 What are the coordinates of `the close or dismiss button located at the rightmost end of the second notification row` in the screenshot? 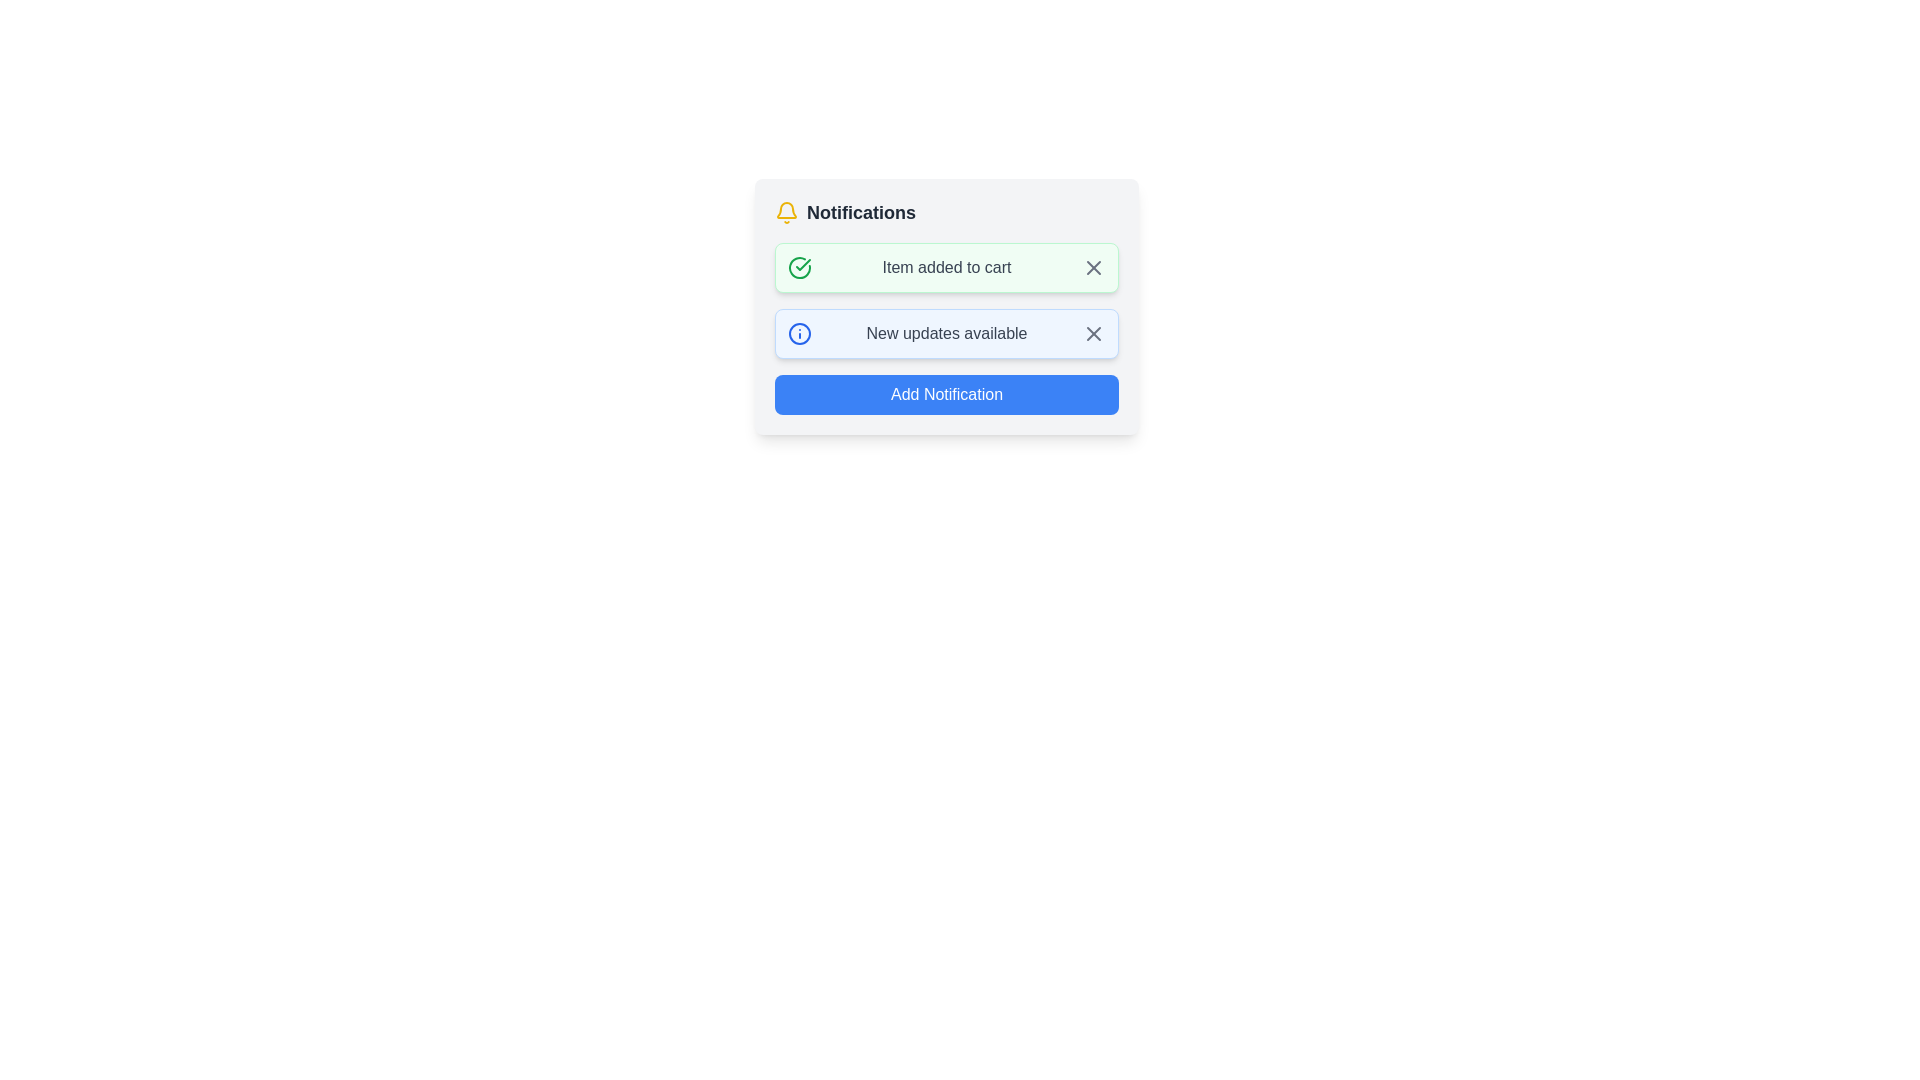 It's located at (1093, 333).